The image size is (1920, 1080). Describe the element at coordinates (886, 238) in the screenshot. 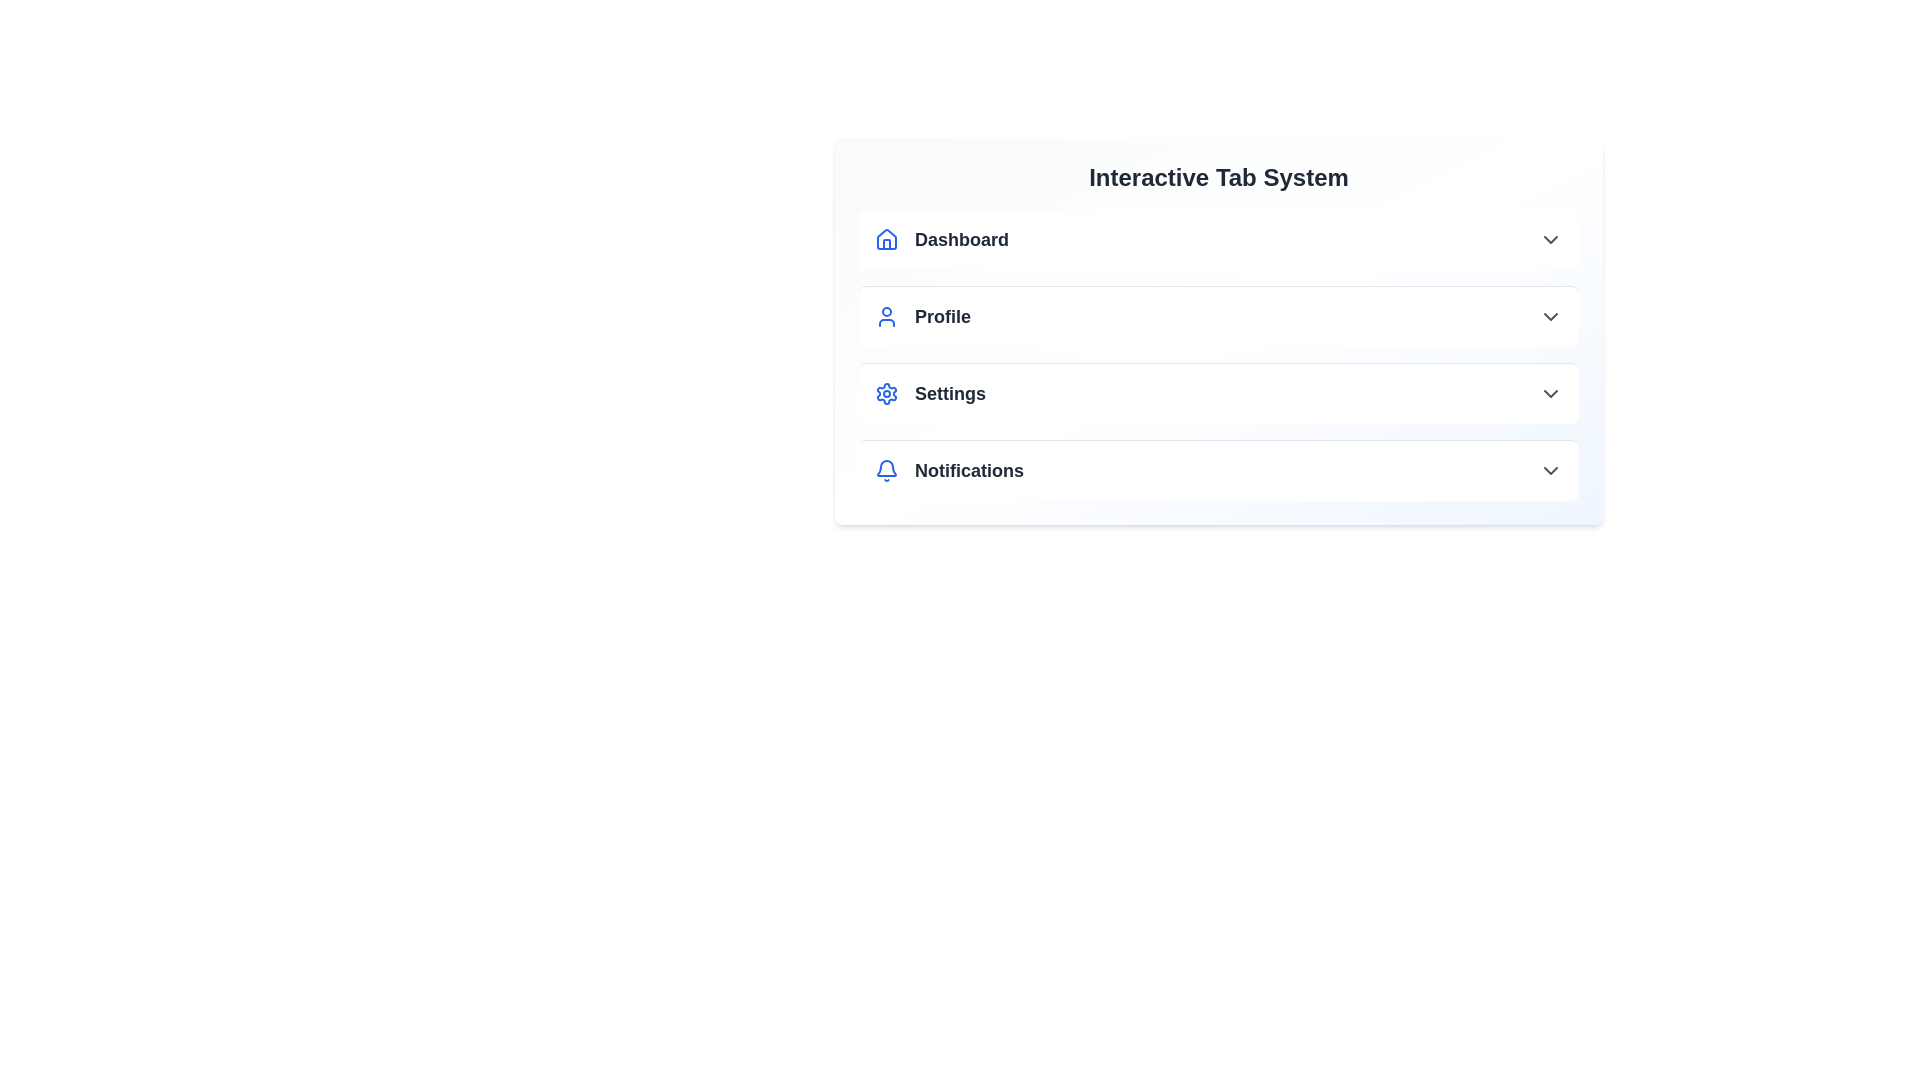

I see `the visual representation of the house-shaped icon styled in blue, located on the left side of the first item in a vertical list of tabs` at that location.